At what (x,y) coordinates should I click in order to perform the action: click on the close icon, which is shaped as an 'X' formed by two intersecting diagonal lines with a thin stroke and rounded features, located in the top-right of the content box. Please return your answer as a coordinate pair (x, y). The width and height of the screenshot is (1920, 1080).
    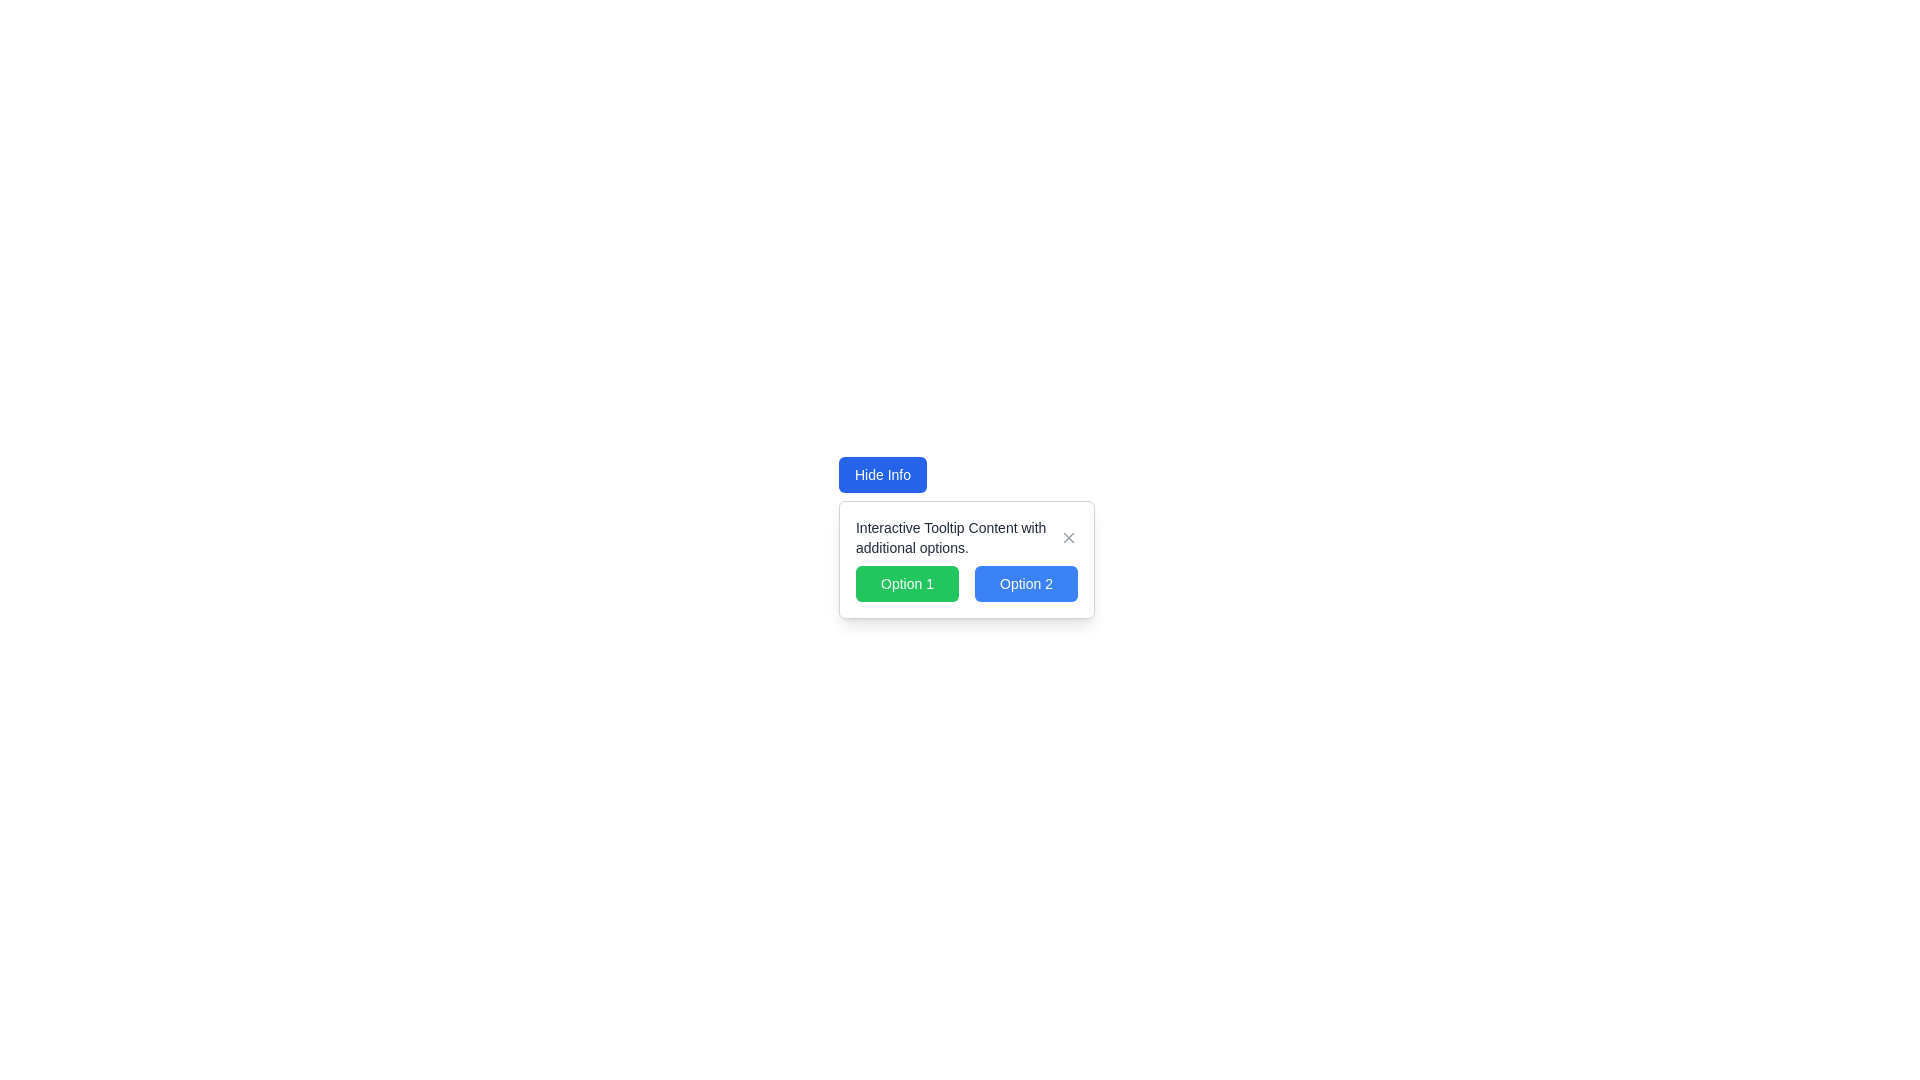
    Looking at the image, I should click on (1068, 536).